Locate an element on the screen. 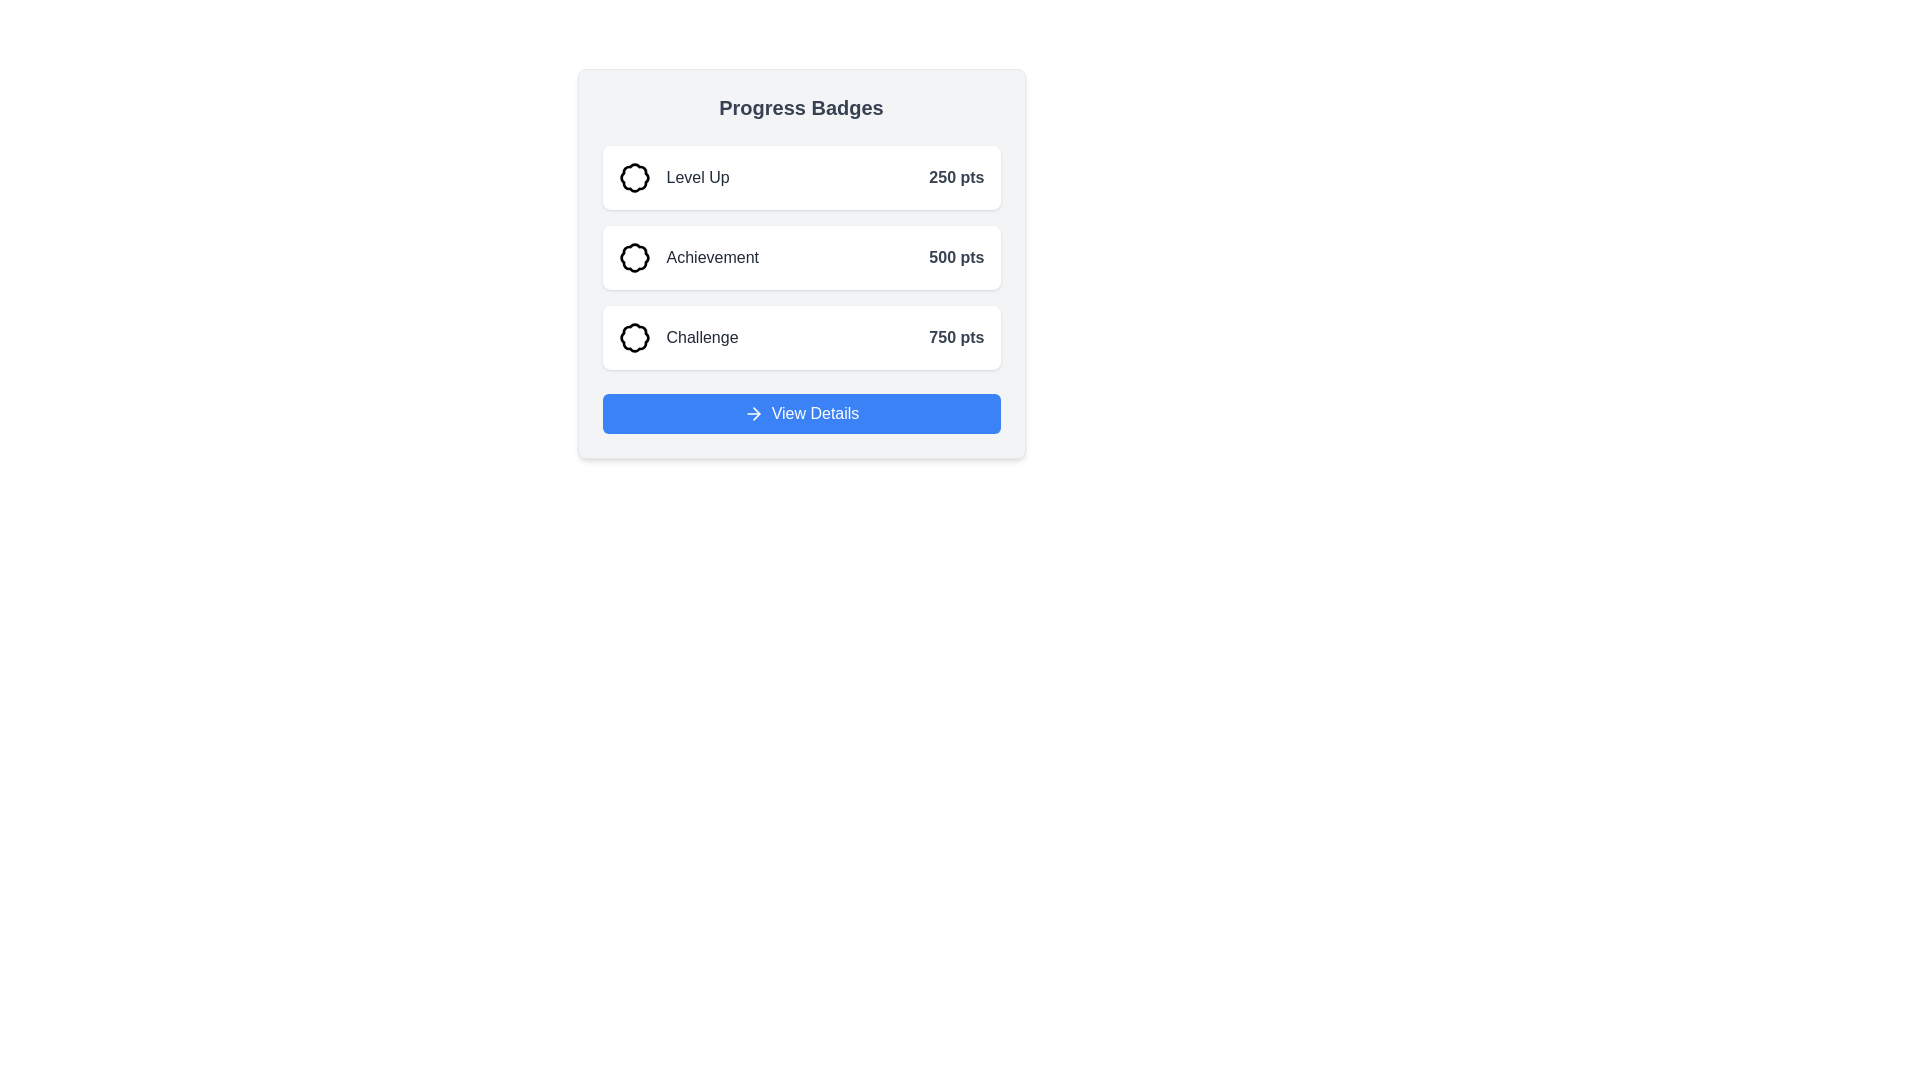 The height and width of the screenshot is (1080, 1920). the circular badge icon, which is the leftmost icon in the first row of the 'Progress Badges' section is located at coordinates (633, 176).